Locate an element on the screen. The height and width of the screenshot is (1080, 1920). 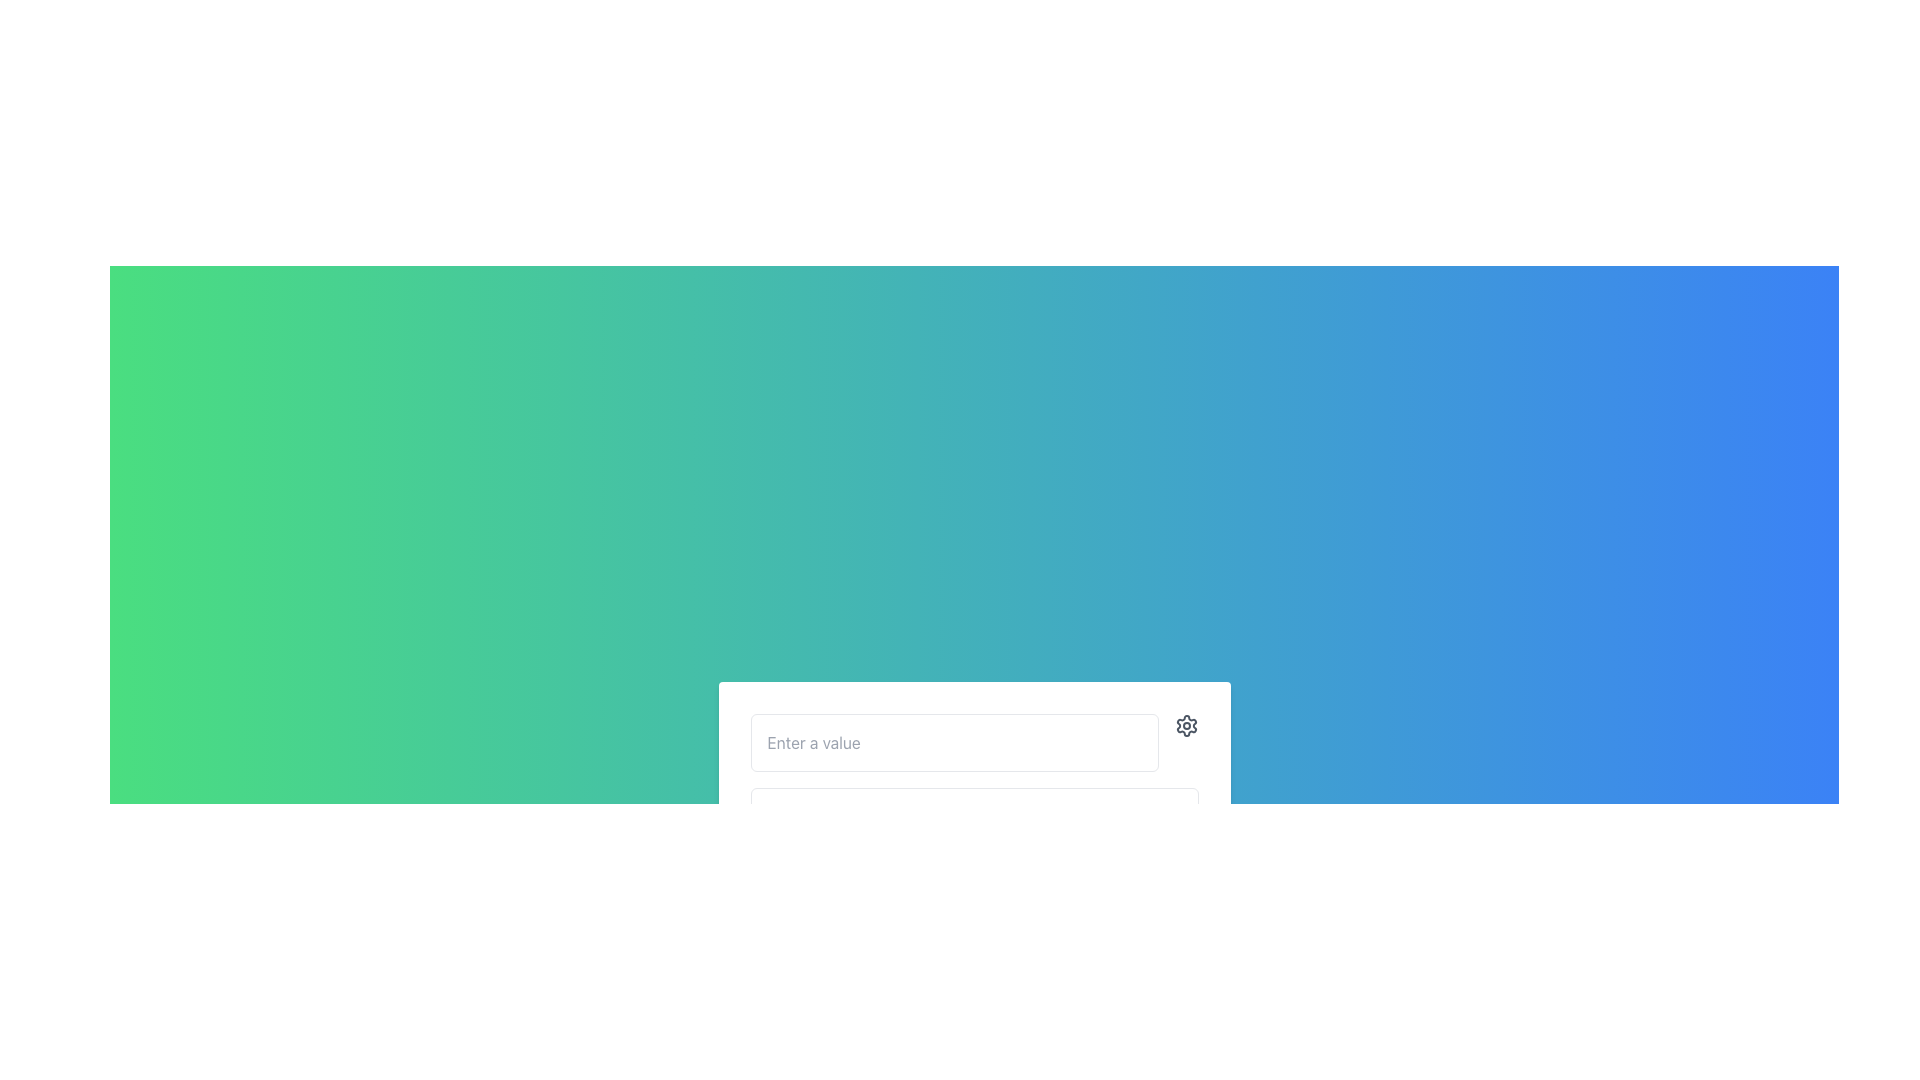
the gear-shaped icon, which is styled in gray and represents the settings function is located at coordinates (1186, 725).